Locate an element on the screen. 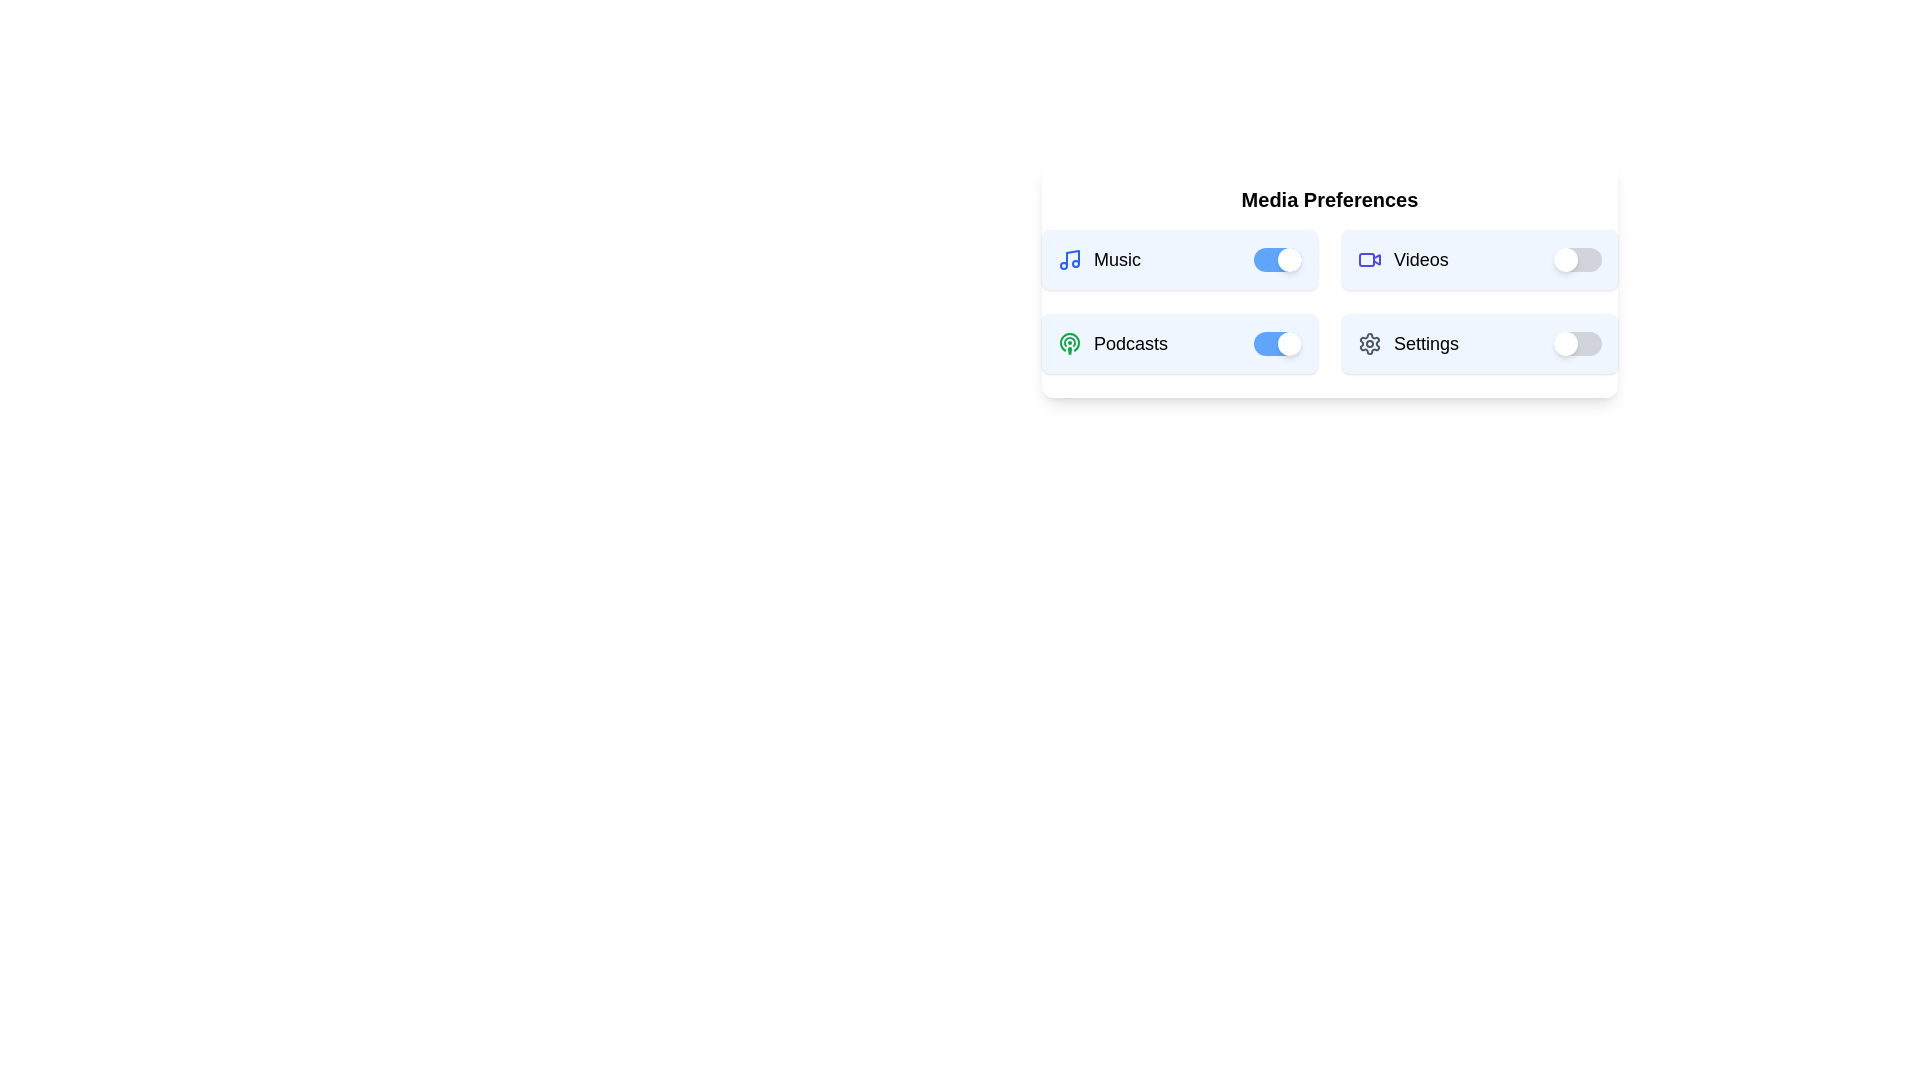  the Music icon in the Media Preferences panel is located at coordinates (1069, 258).